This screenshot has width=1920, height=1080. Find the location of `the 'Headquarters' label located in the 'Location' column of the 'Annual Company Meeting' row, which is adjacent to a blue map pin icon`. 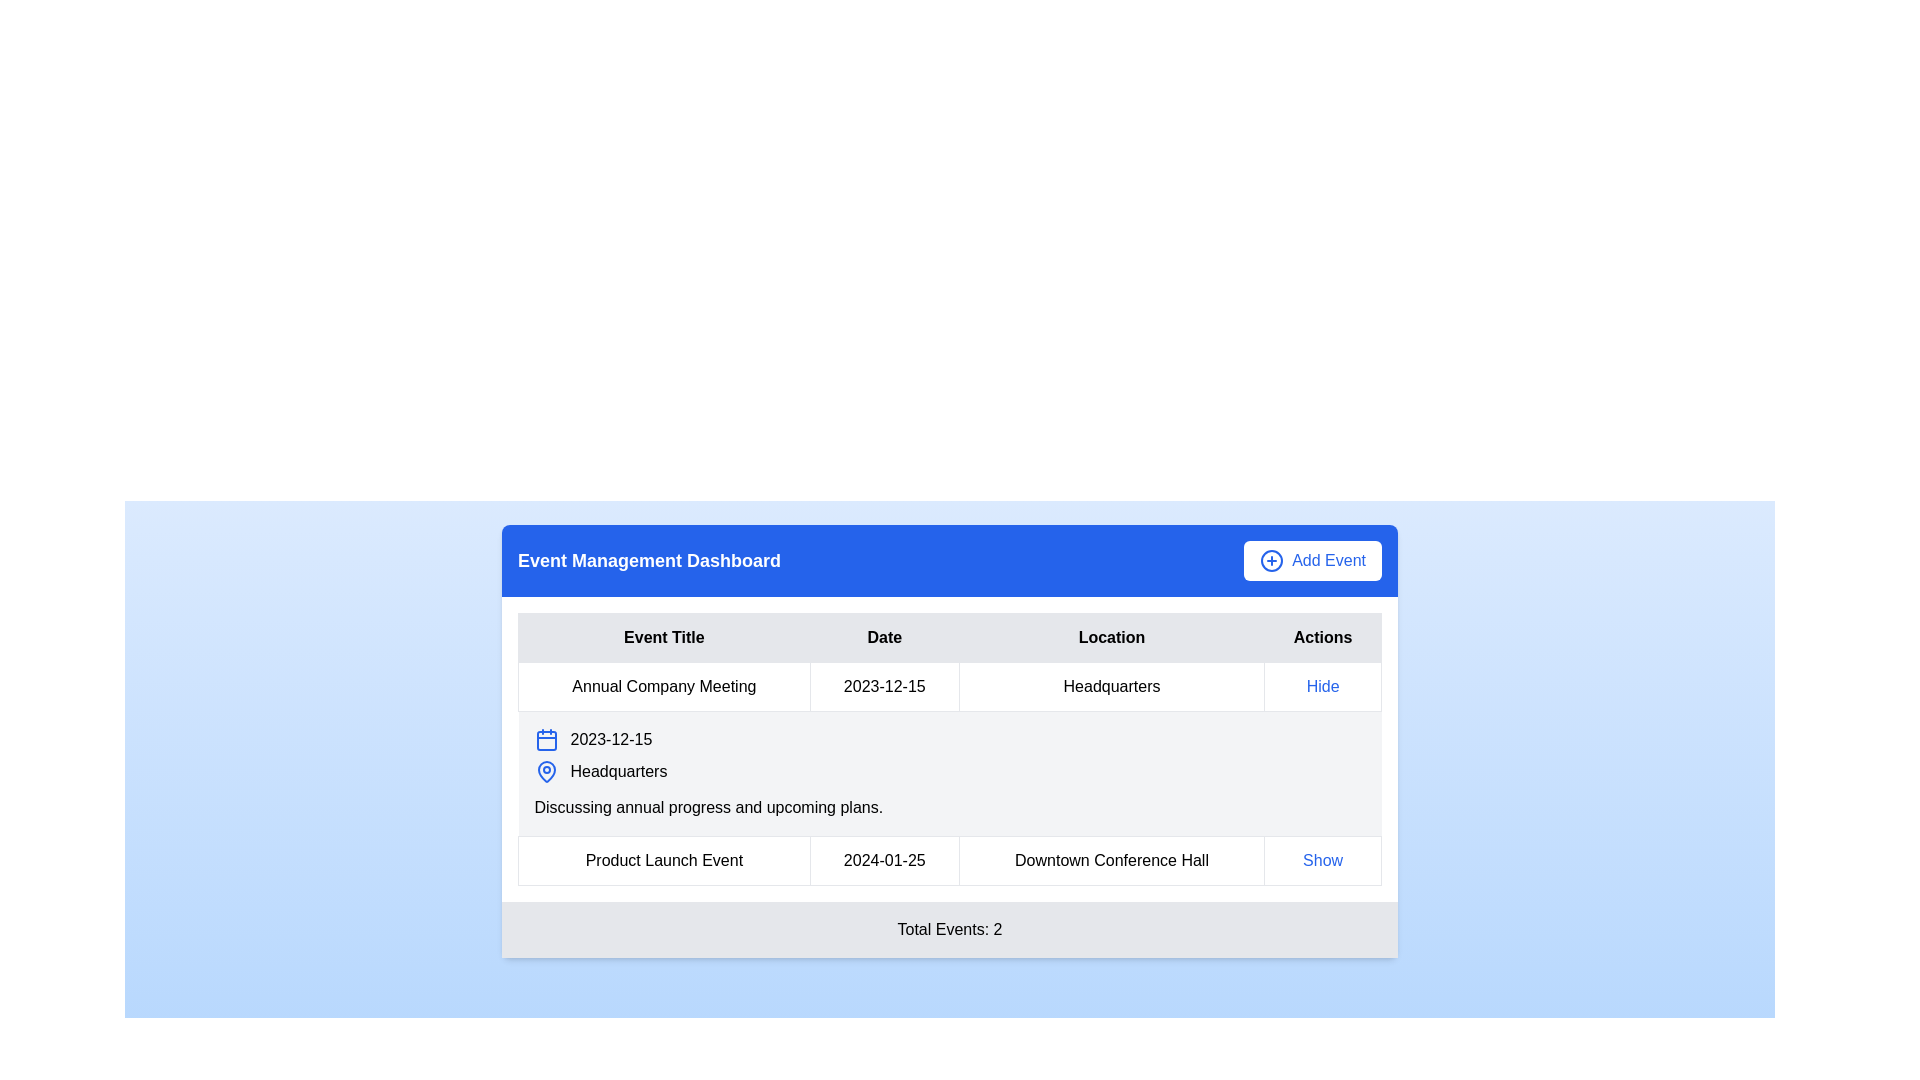

the 'Headquarters' label located in the 'Location' column of the 'Annual Company Meeting' row, which is adjacent to a blue map pin icon is located at coordinates (618, 770).